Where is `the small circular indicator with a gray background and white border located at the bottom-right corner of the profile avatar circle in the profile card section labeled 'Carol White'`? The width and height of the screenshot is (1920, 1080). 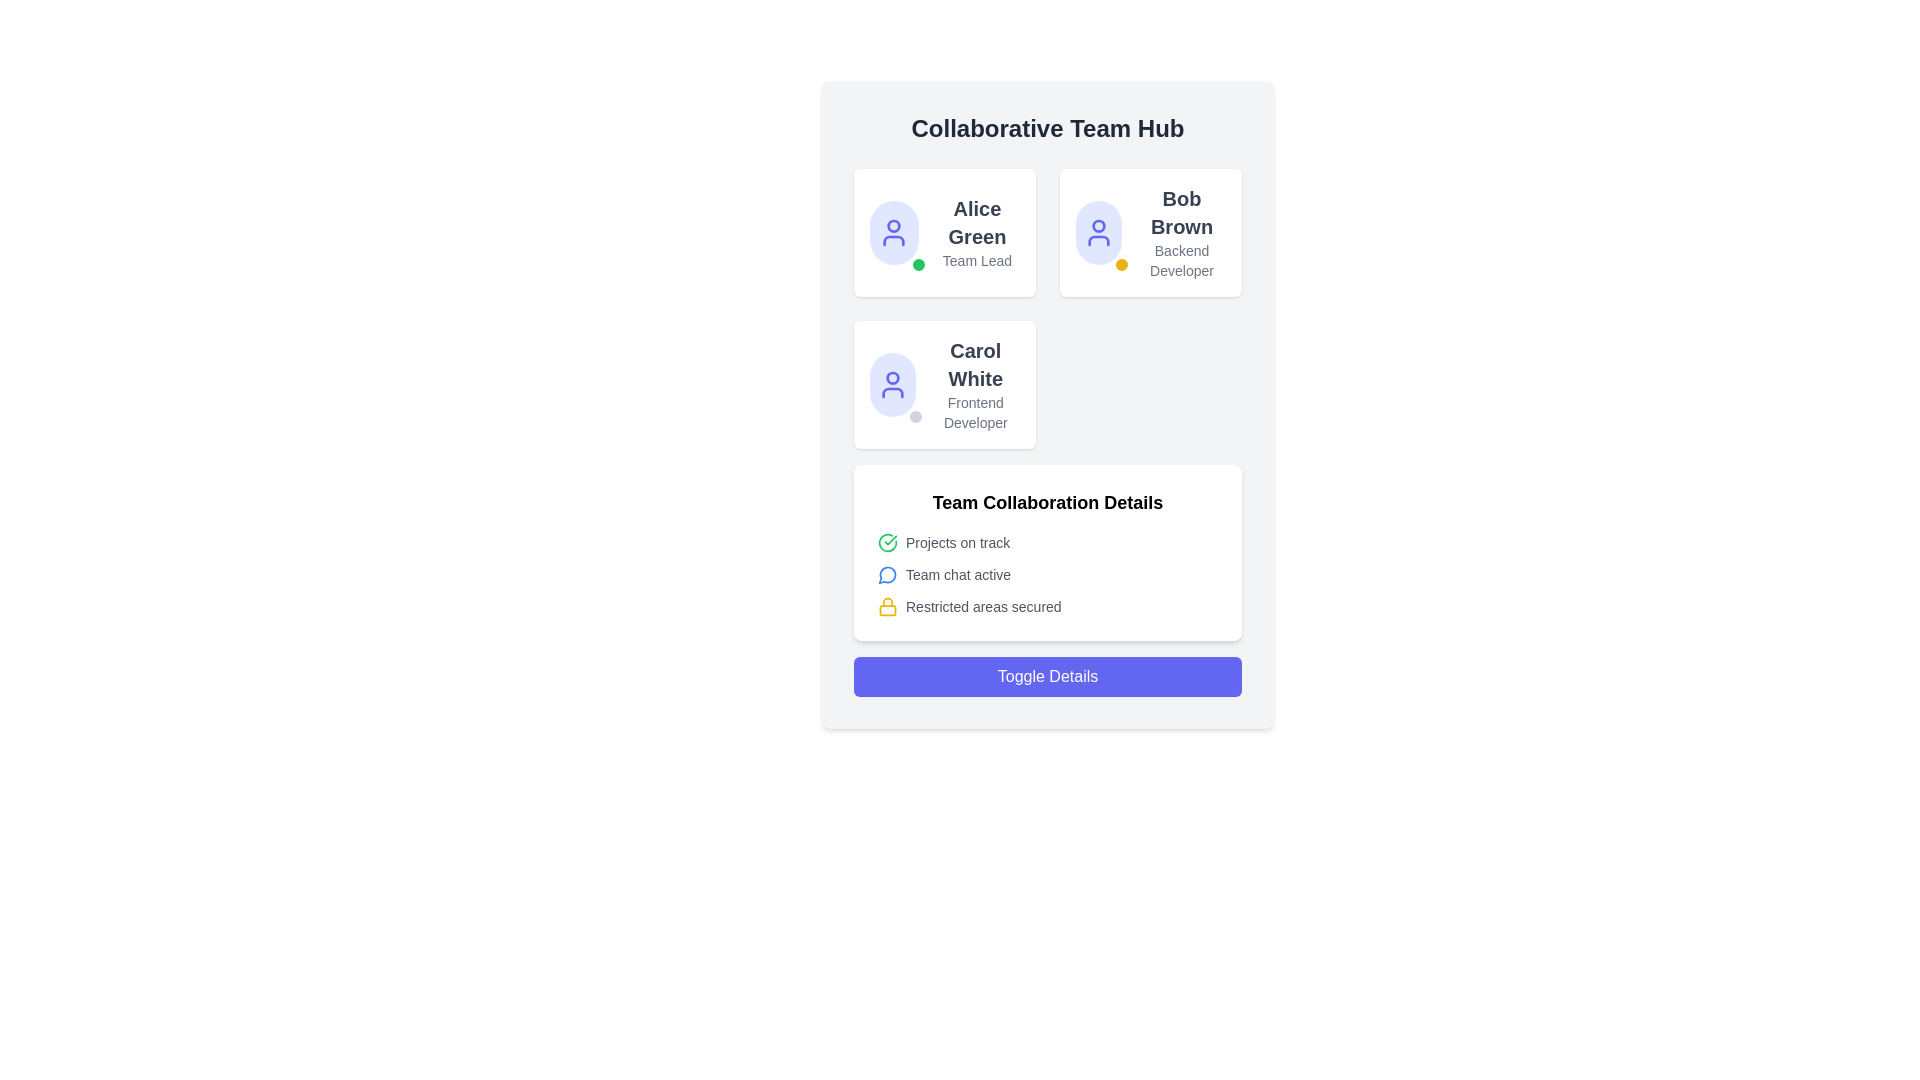 the small circular indicator with a gray background and white border located at the bottom-right corner of the profile avatar circle in the profile card section labeled 'Carol White' is located at coordinates (914, 415).